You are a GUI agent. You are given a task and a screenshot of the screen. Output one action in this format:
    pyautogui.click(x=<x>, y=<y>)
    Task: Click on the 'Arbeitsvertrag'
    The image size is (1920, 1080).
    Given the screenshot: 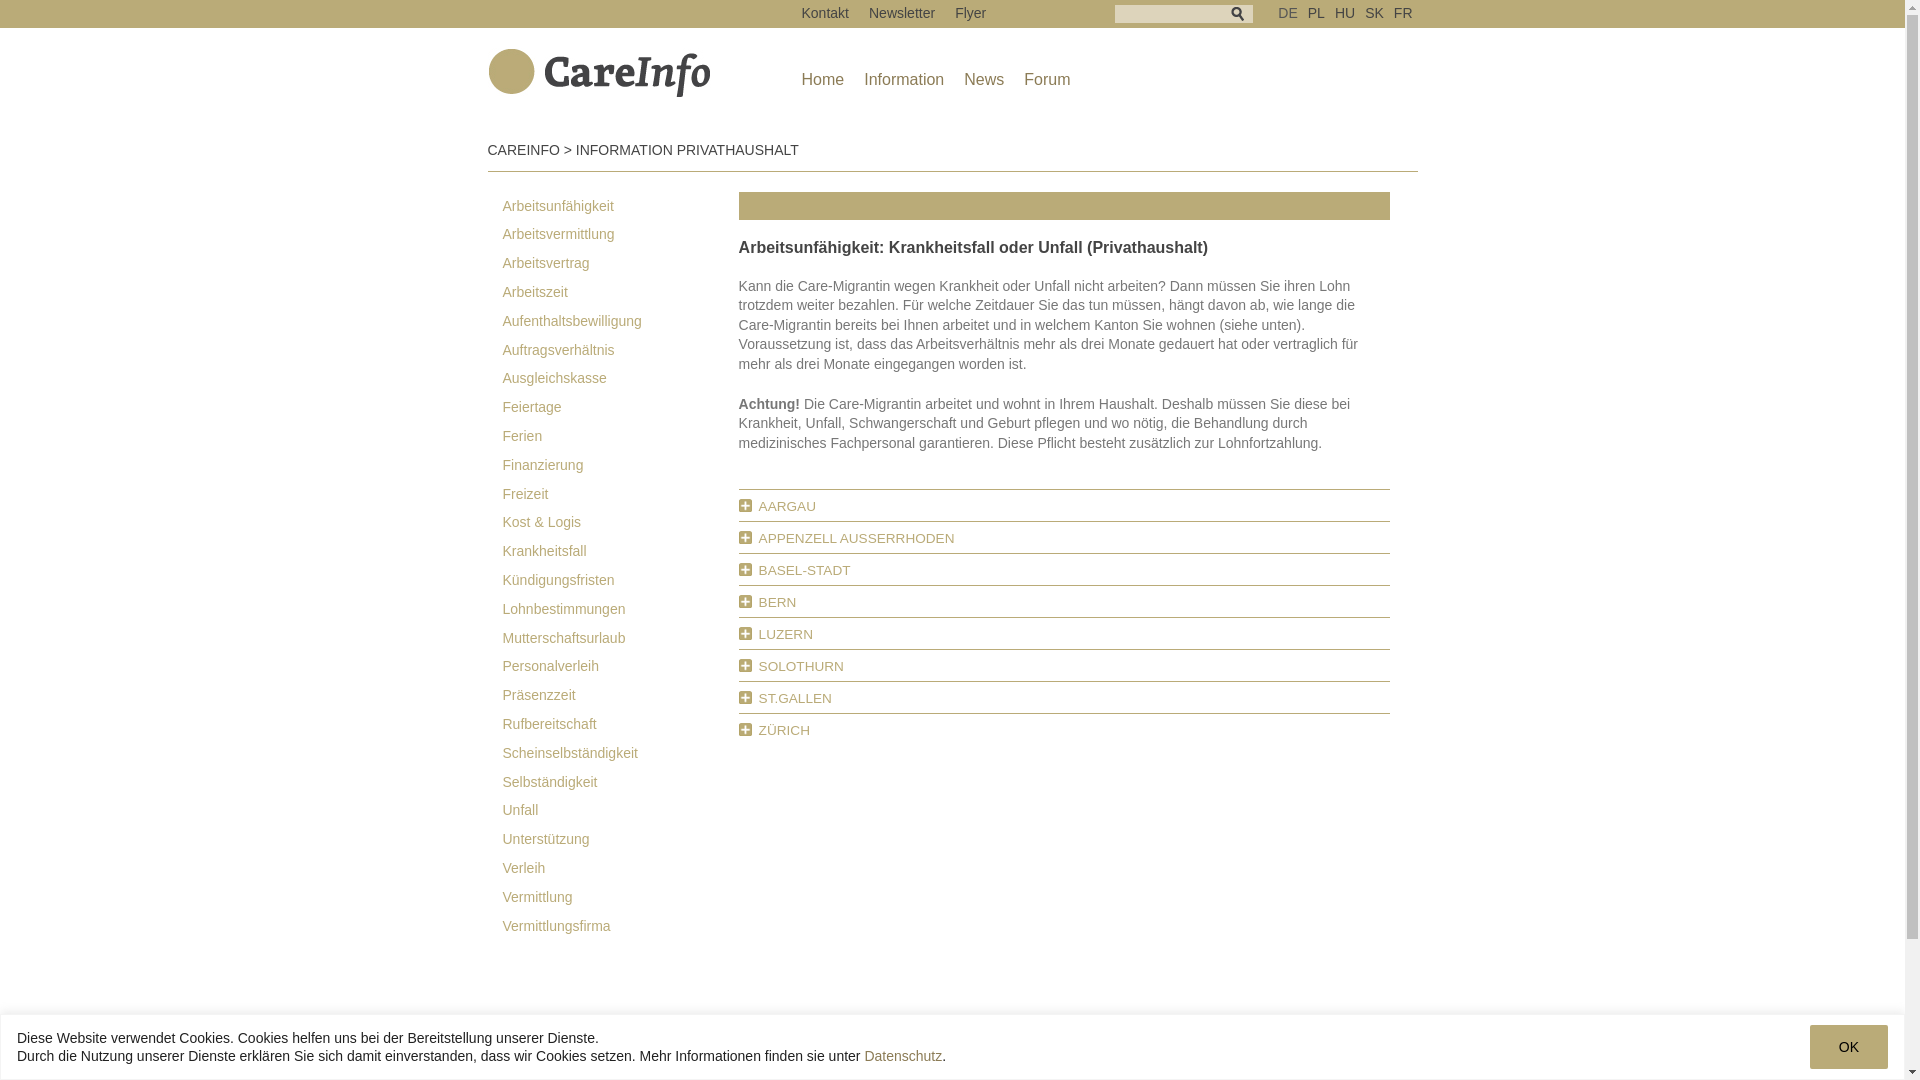 What is the action you would take?
    pyautogui.click(x=619, y=262)
    